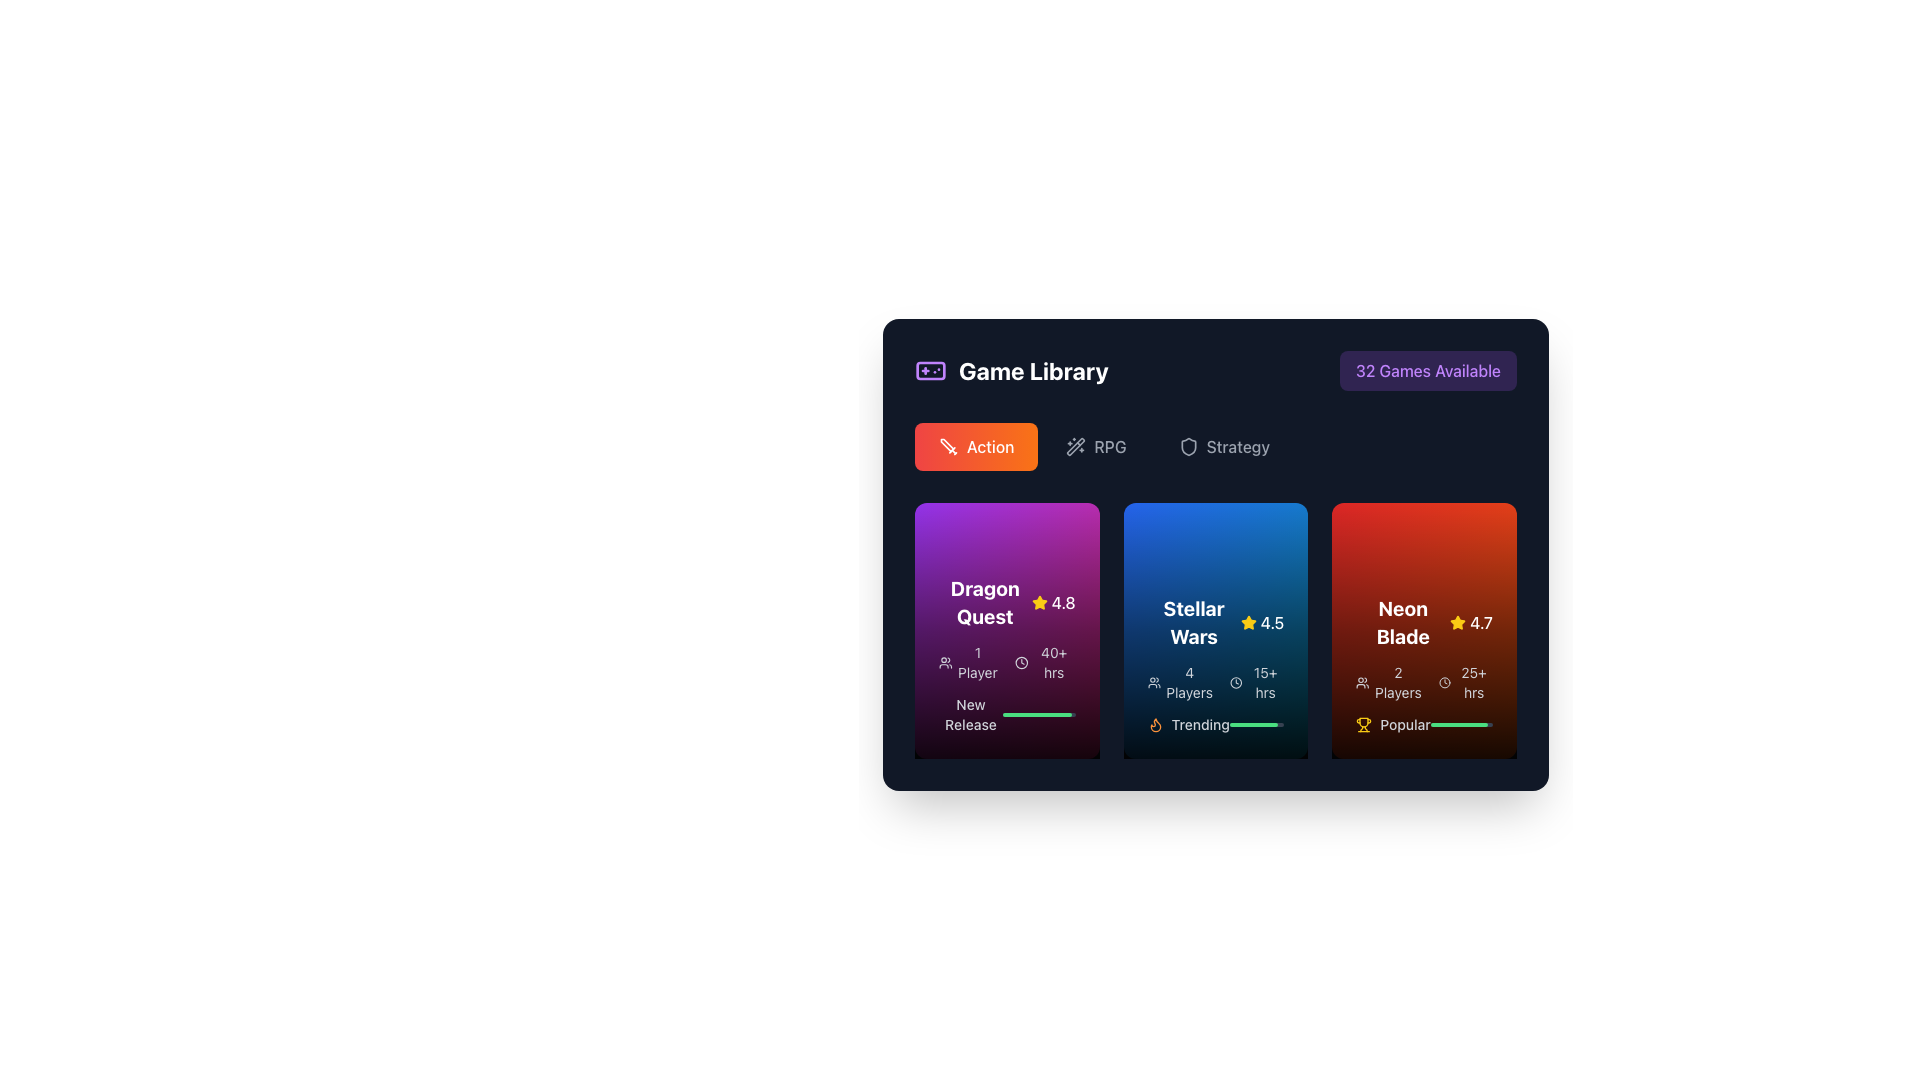 This screenshot has height=1080, width=1920. What do you see at coordinates (1007, 663) in the screenshot?
I see `the informational text element containing the player icon and '1 Player' text, as well as the clock icon and '40+ hrs' text, located below the title 'Dragon Quest'` at bounding box center [1007, 663].